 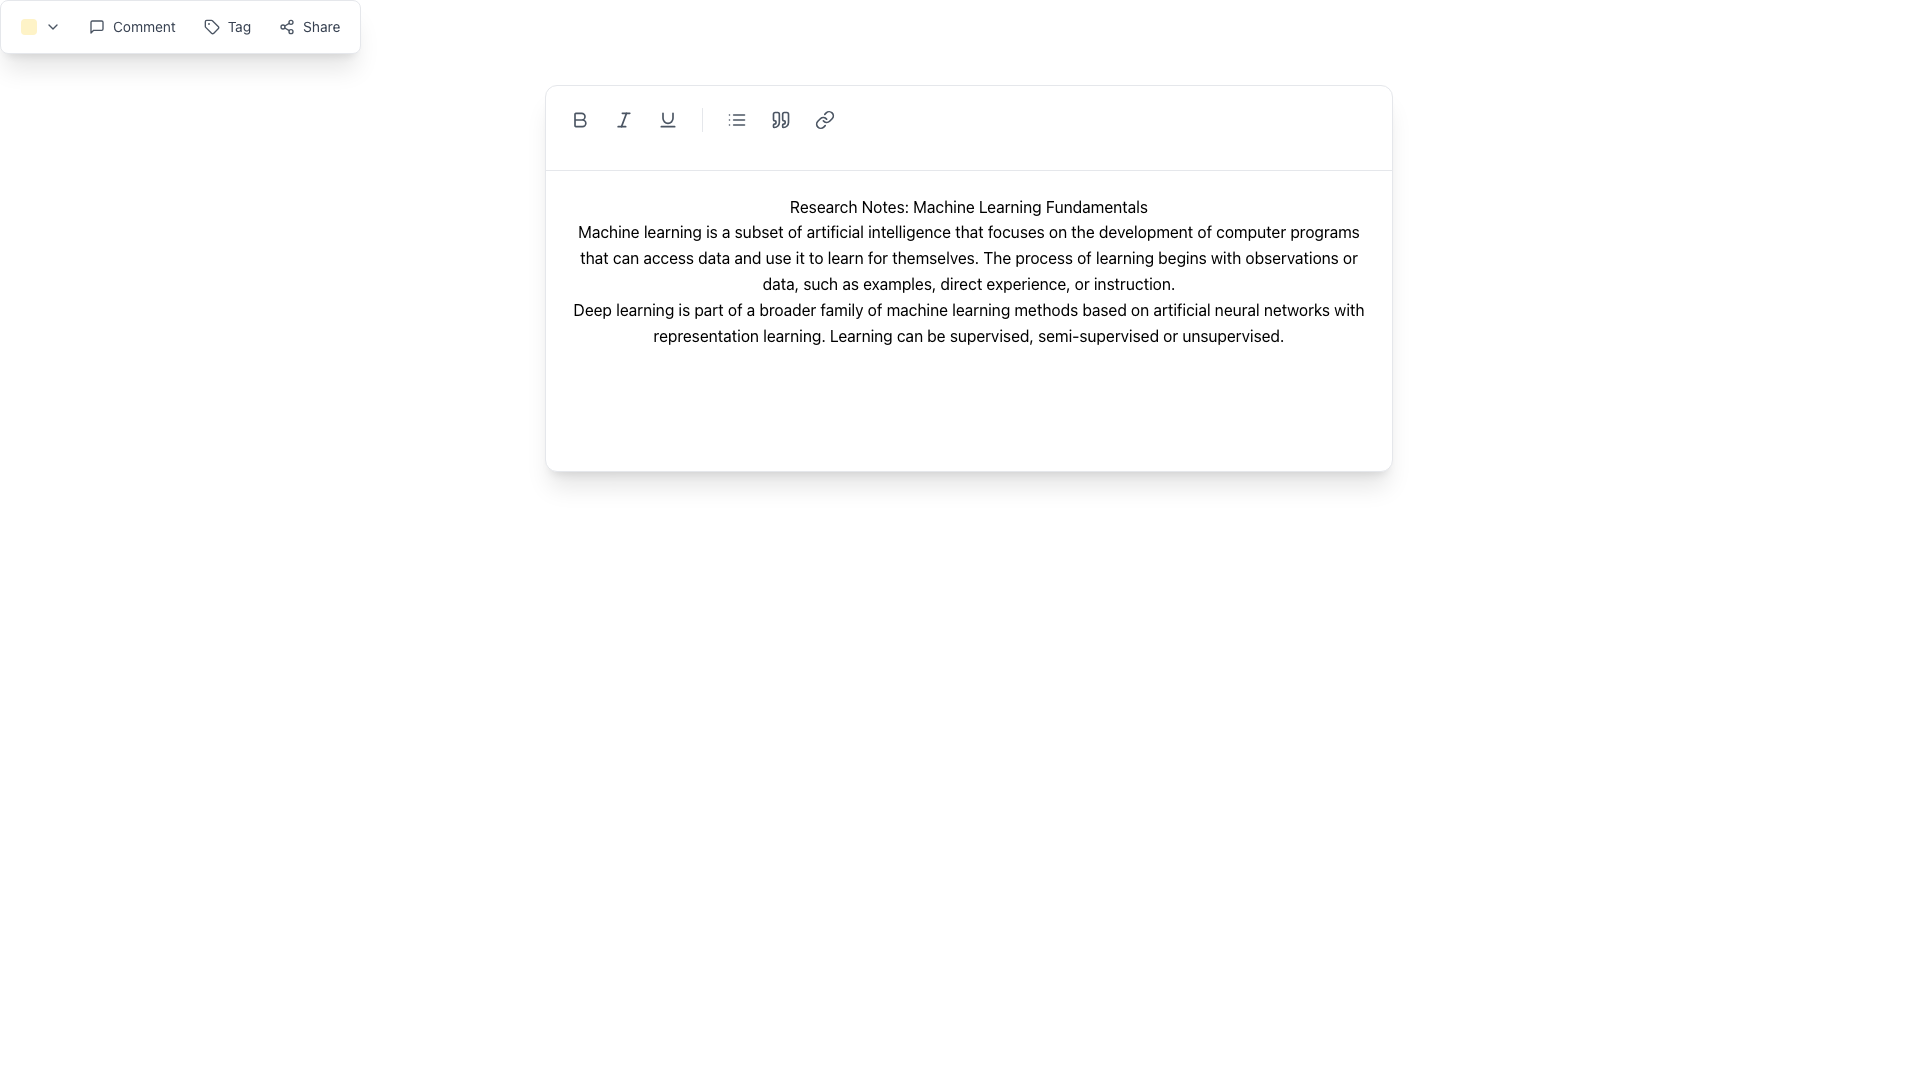 I want to click on the bold formatting icon located in the top-left corner of the interface, so click(x=579, y=119).